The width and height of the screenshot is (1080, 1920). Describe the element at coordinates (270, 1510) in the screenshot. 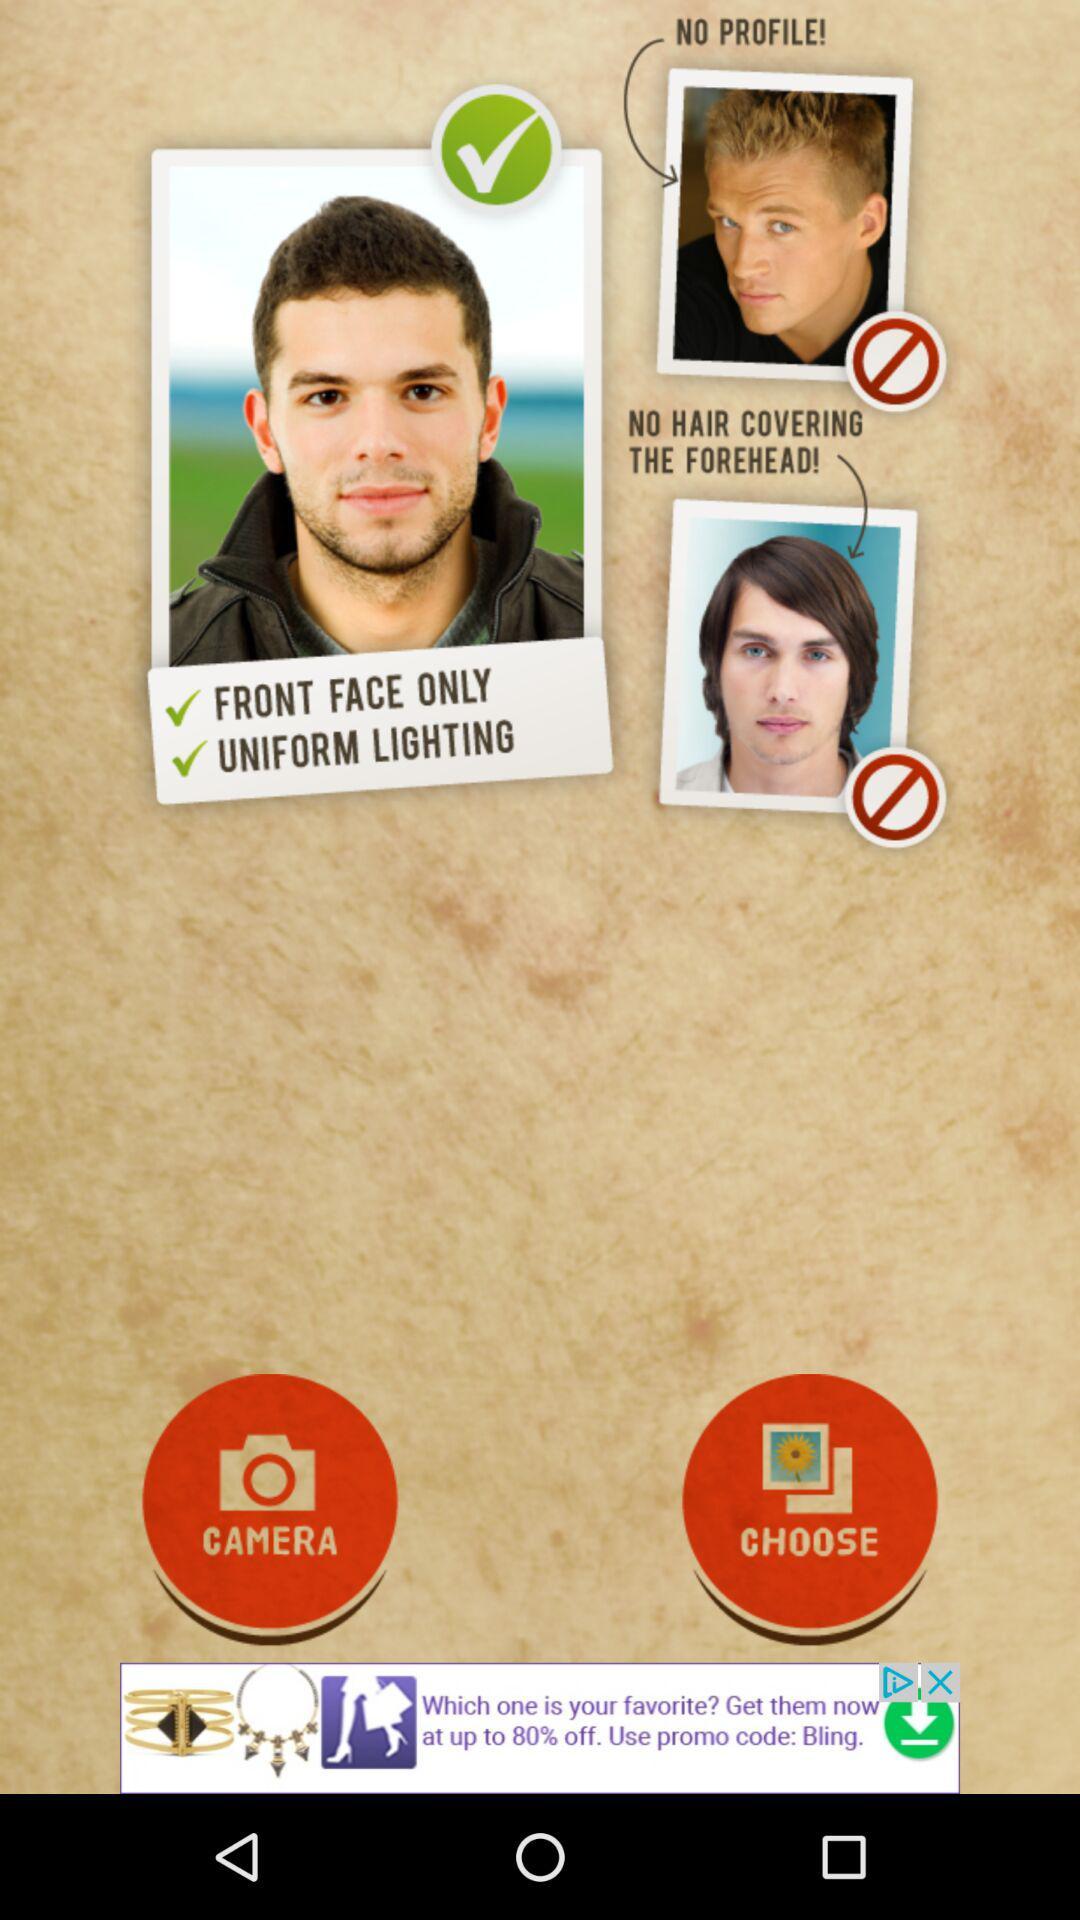

I see `open camera` at that location.